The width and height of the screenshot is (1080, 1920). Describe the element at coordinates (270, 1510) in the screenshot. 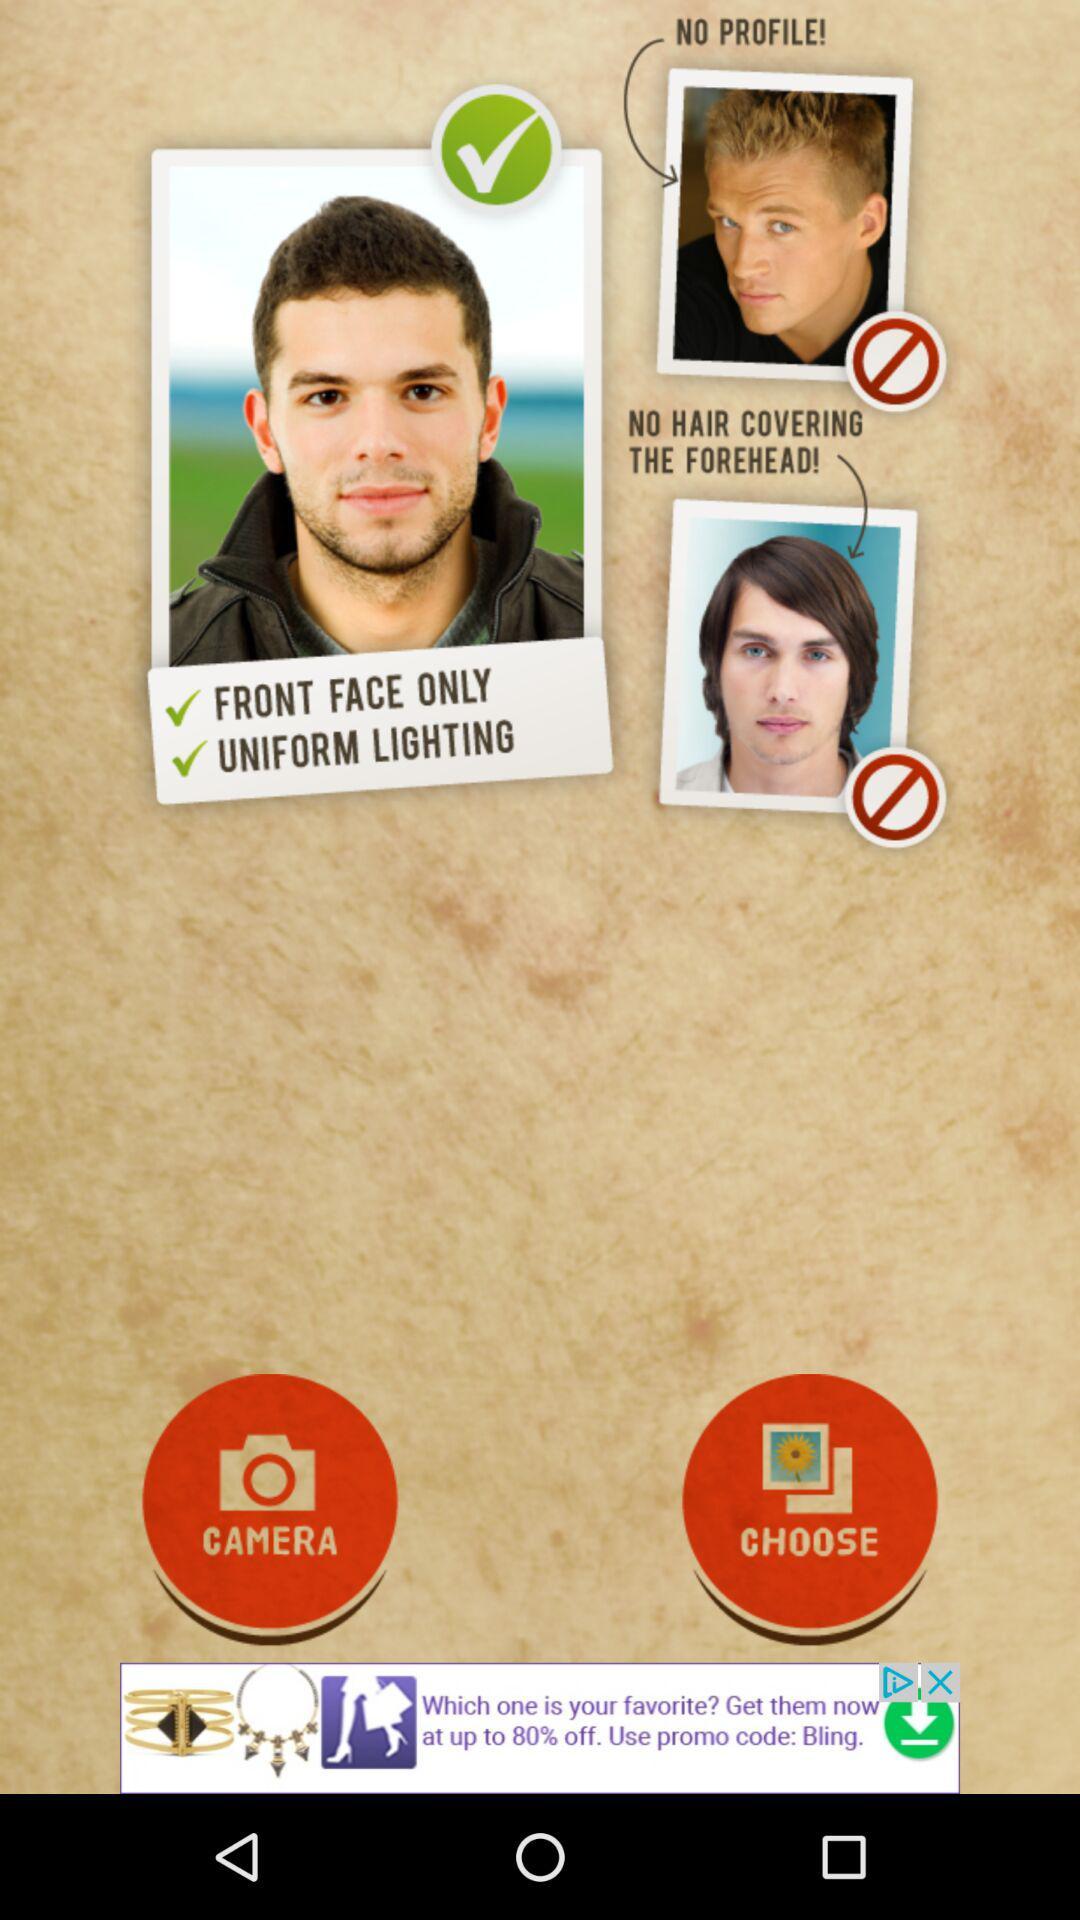

I see `open camera` at that location.